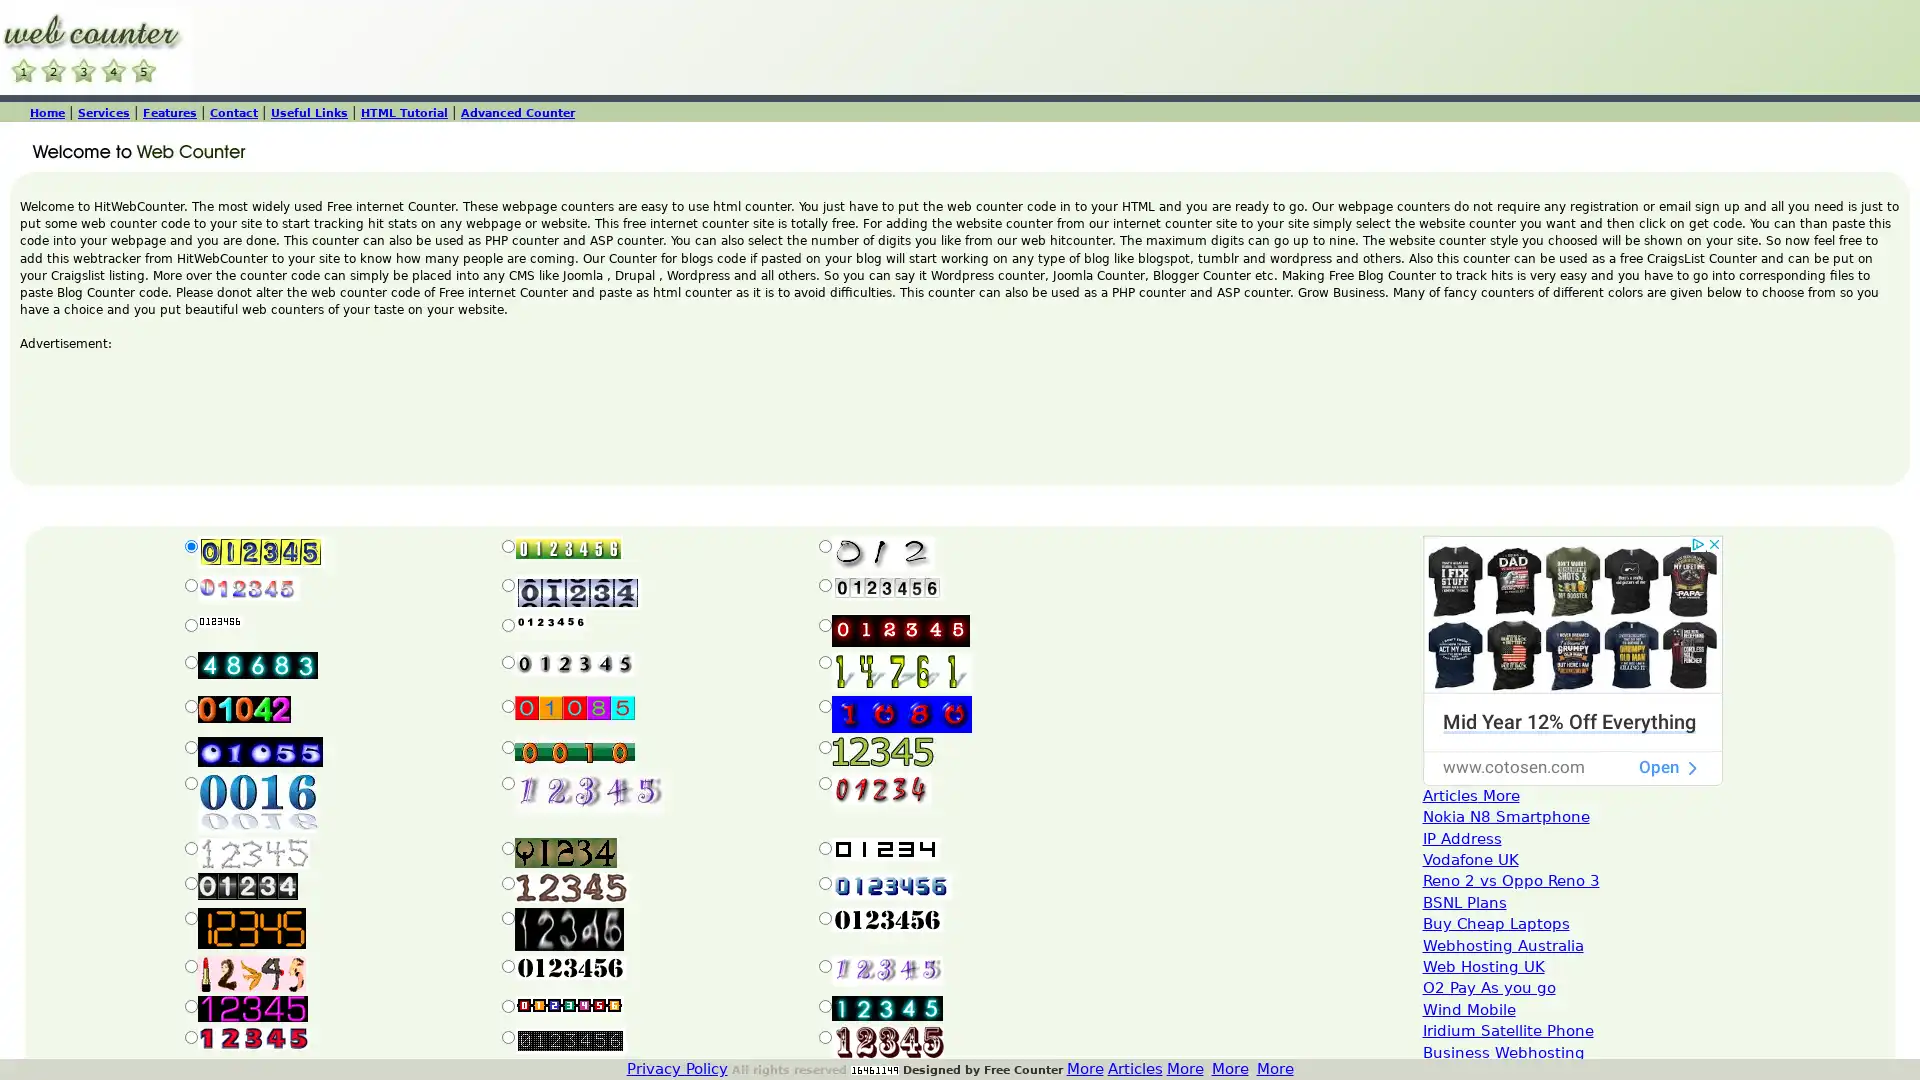  What do you see at coordinates (575, 591) in the screenshot?
I see `Submit` at bounding box center [575, 591].